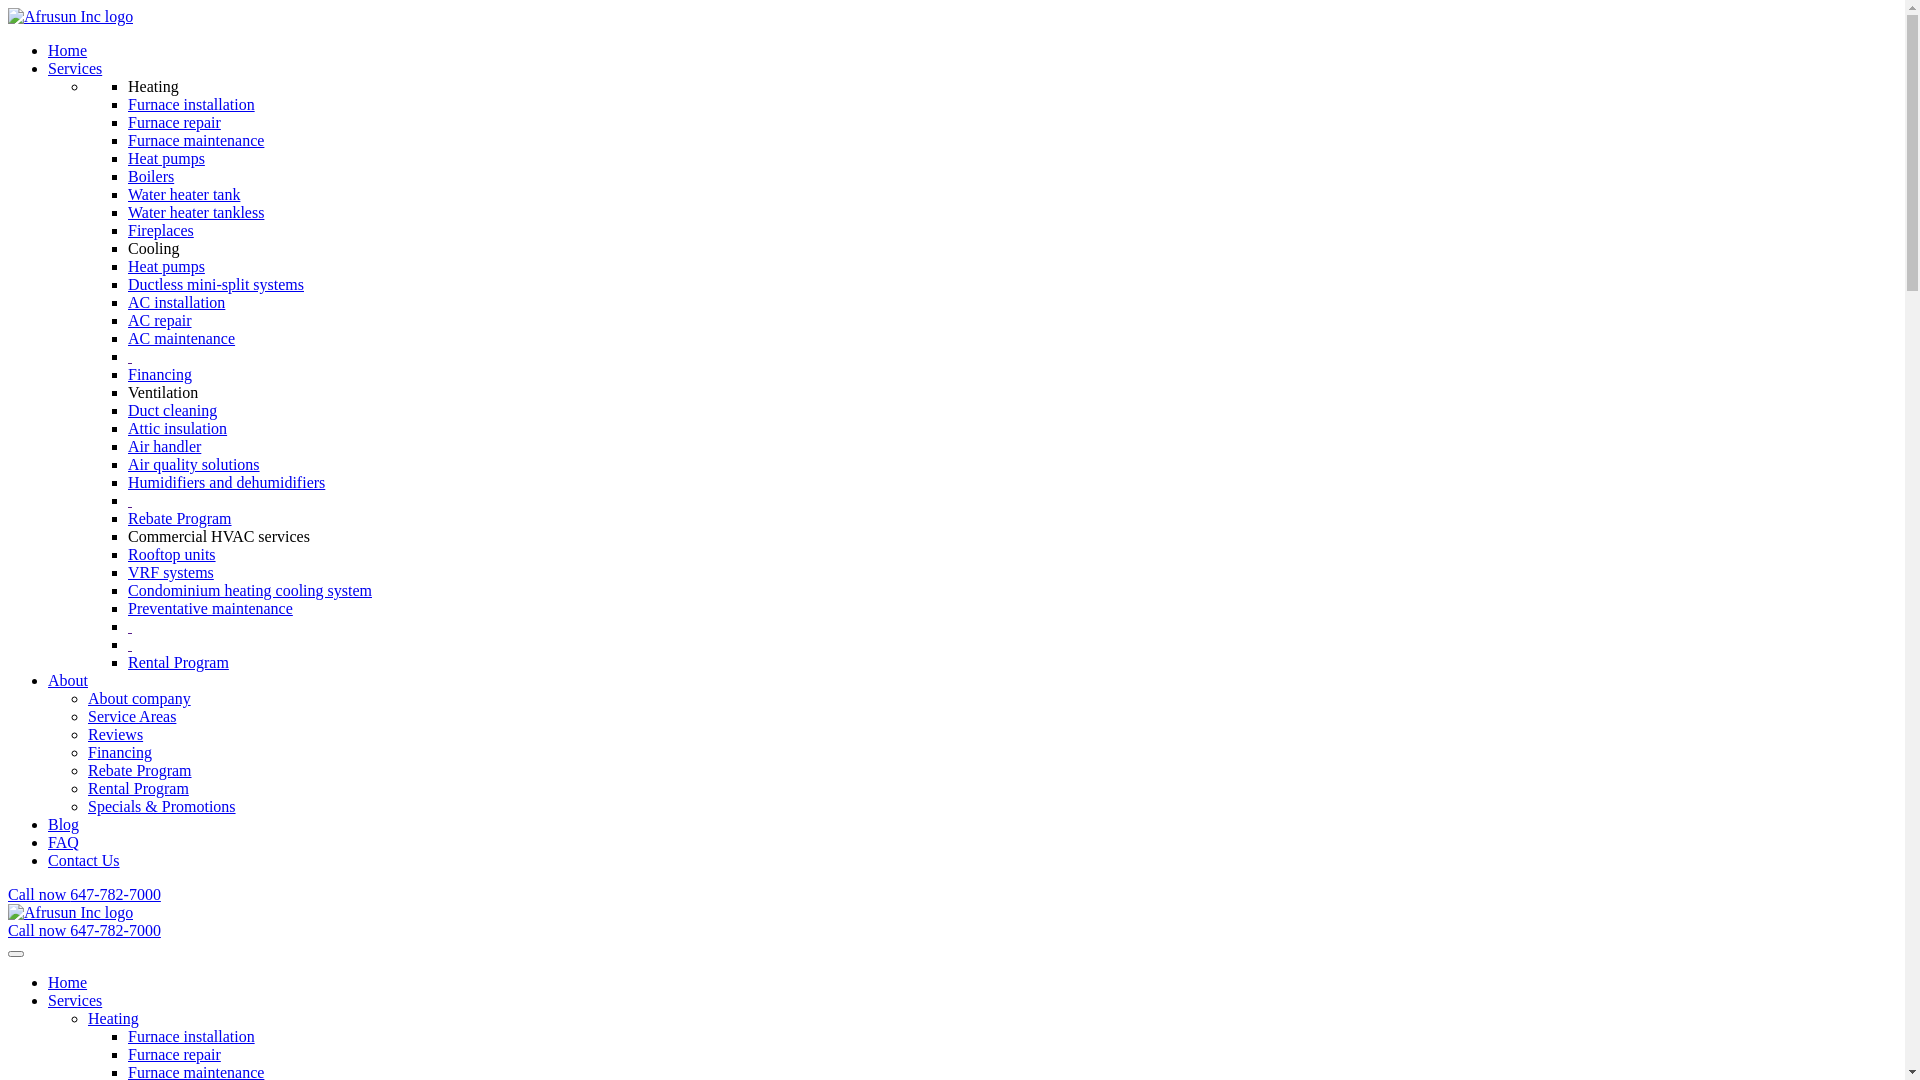 The image size is (1920, 1080). Describe the element at coordinates (196, 139) in the screenshot. I see `'Furnace maintenance'` at that location.